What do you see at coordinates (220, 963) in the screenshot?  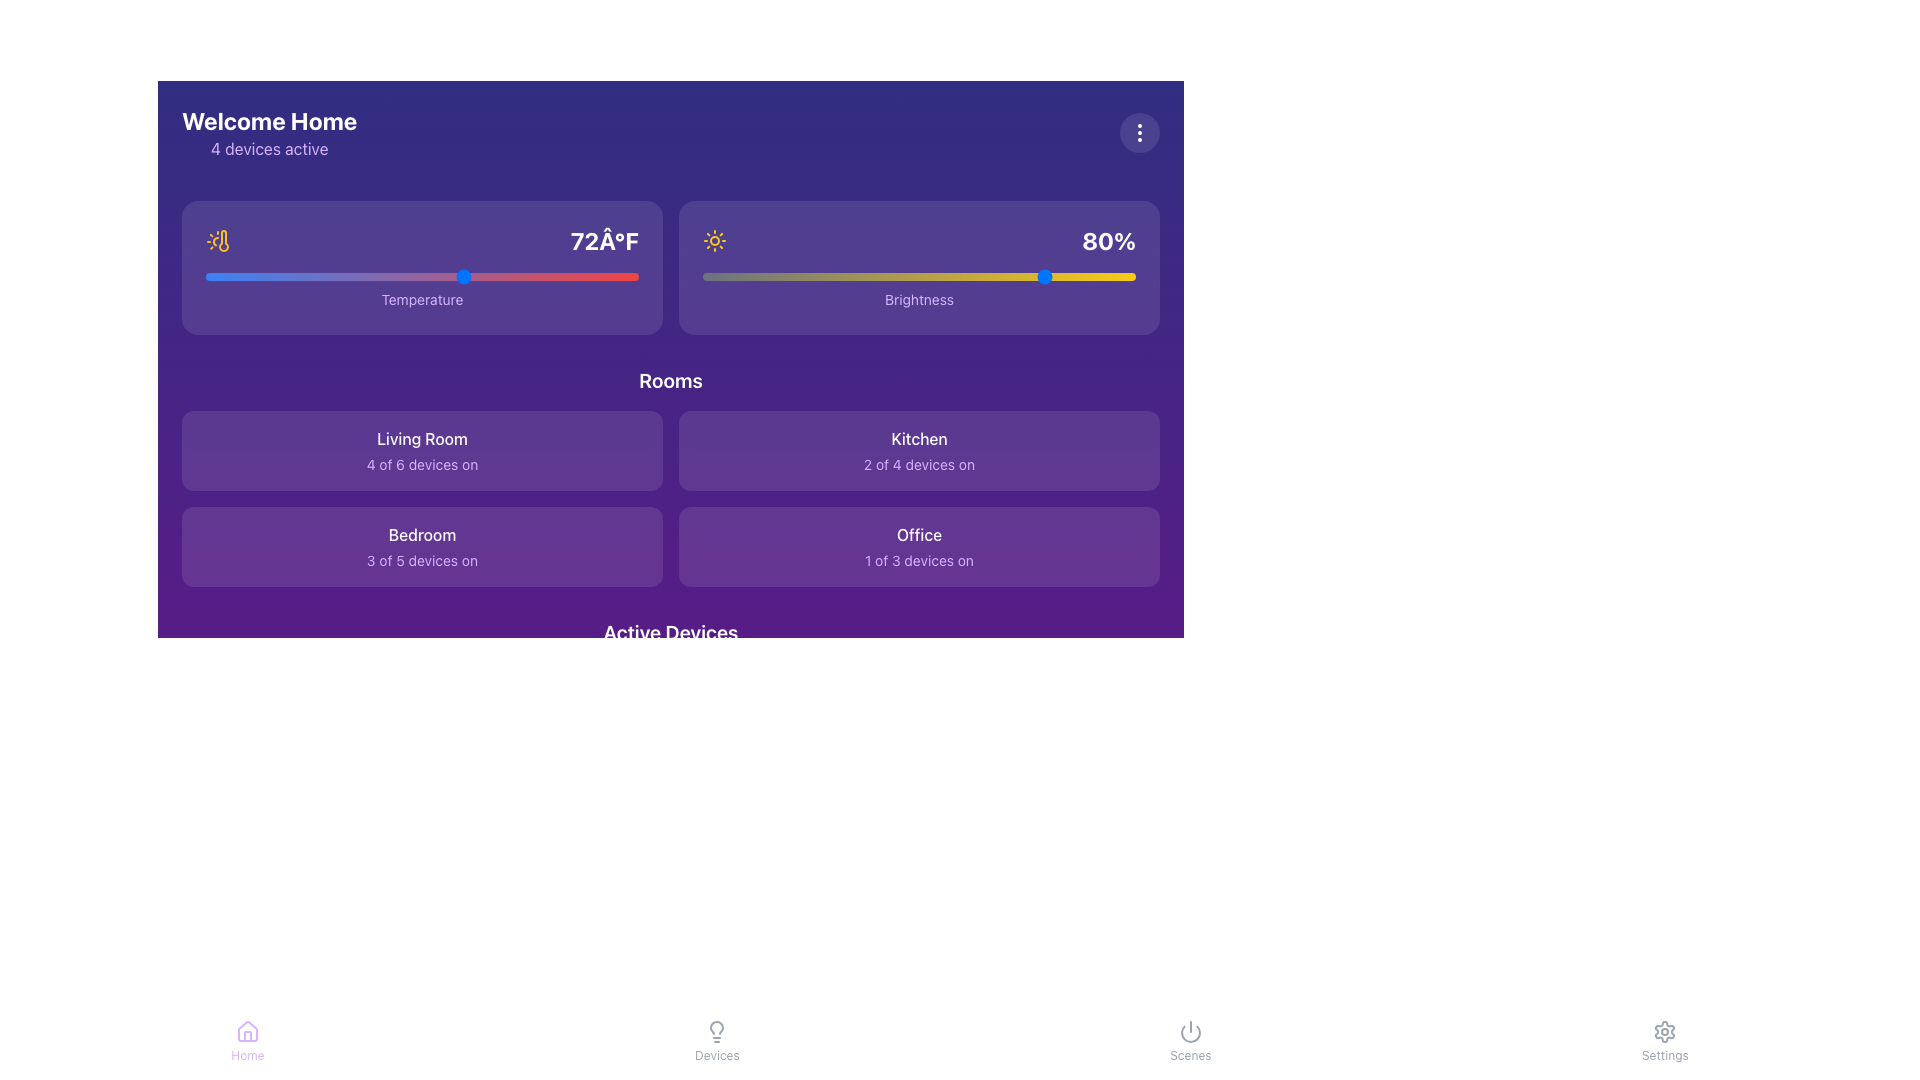 I see `the lock icon, which is a gray, circular padlock shape located at the bottom-left corner of the interface, near the 'Home' button` at bounding box center [220, 963].